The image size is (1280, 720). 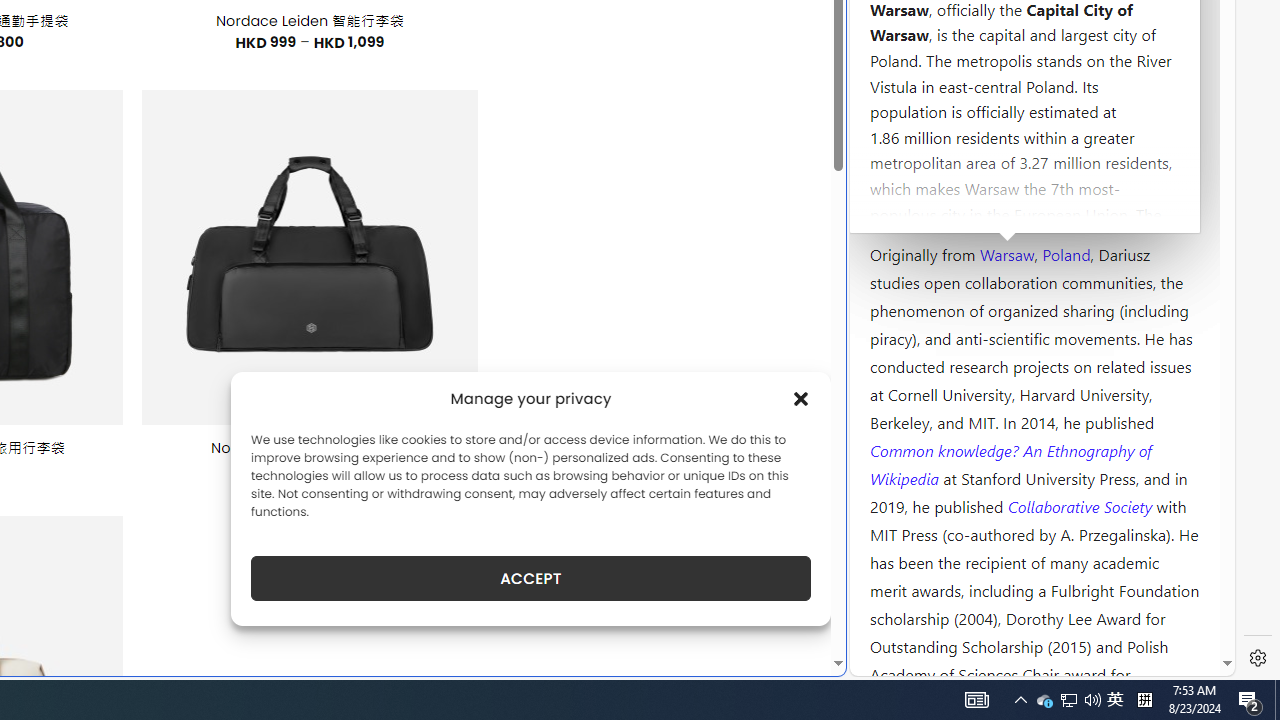 I want to click on 'Kozminski University', so click(x=1034, y=135).